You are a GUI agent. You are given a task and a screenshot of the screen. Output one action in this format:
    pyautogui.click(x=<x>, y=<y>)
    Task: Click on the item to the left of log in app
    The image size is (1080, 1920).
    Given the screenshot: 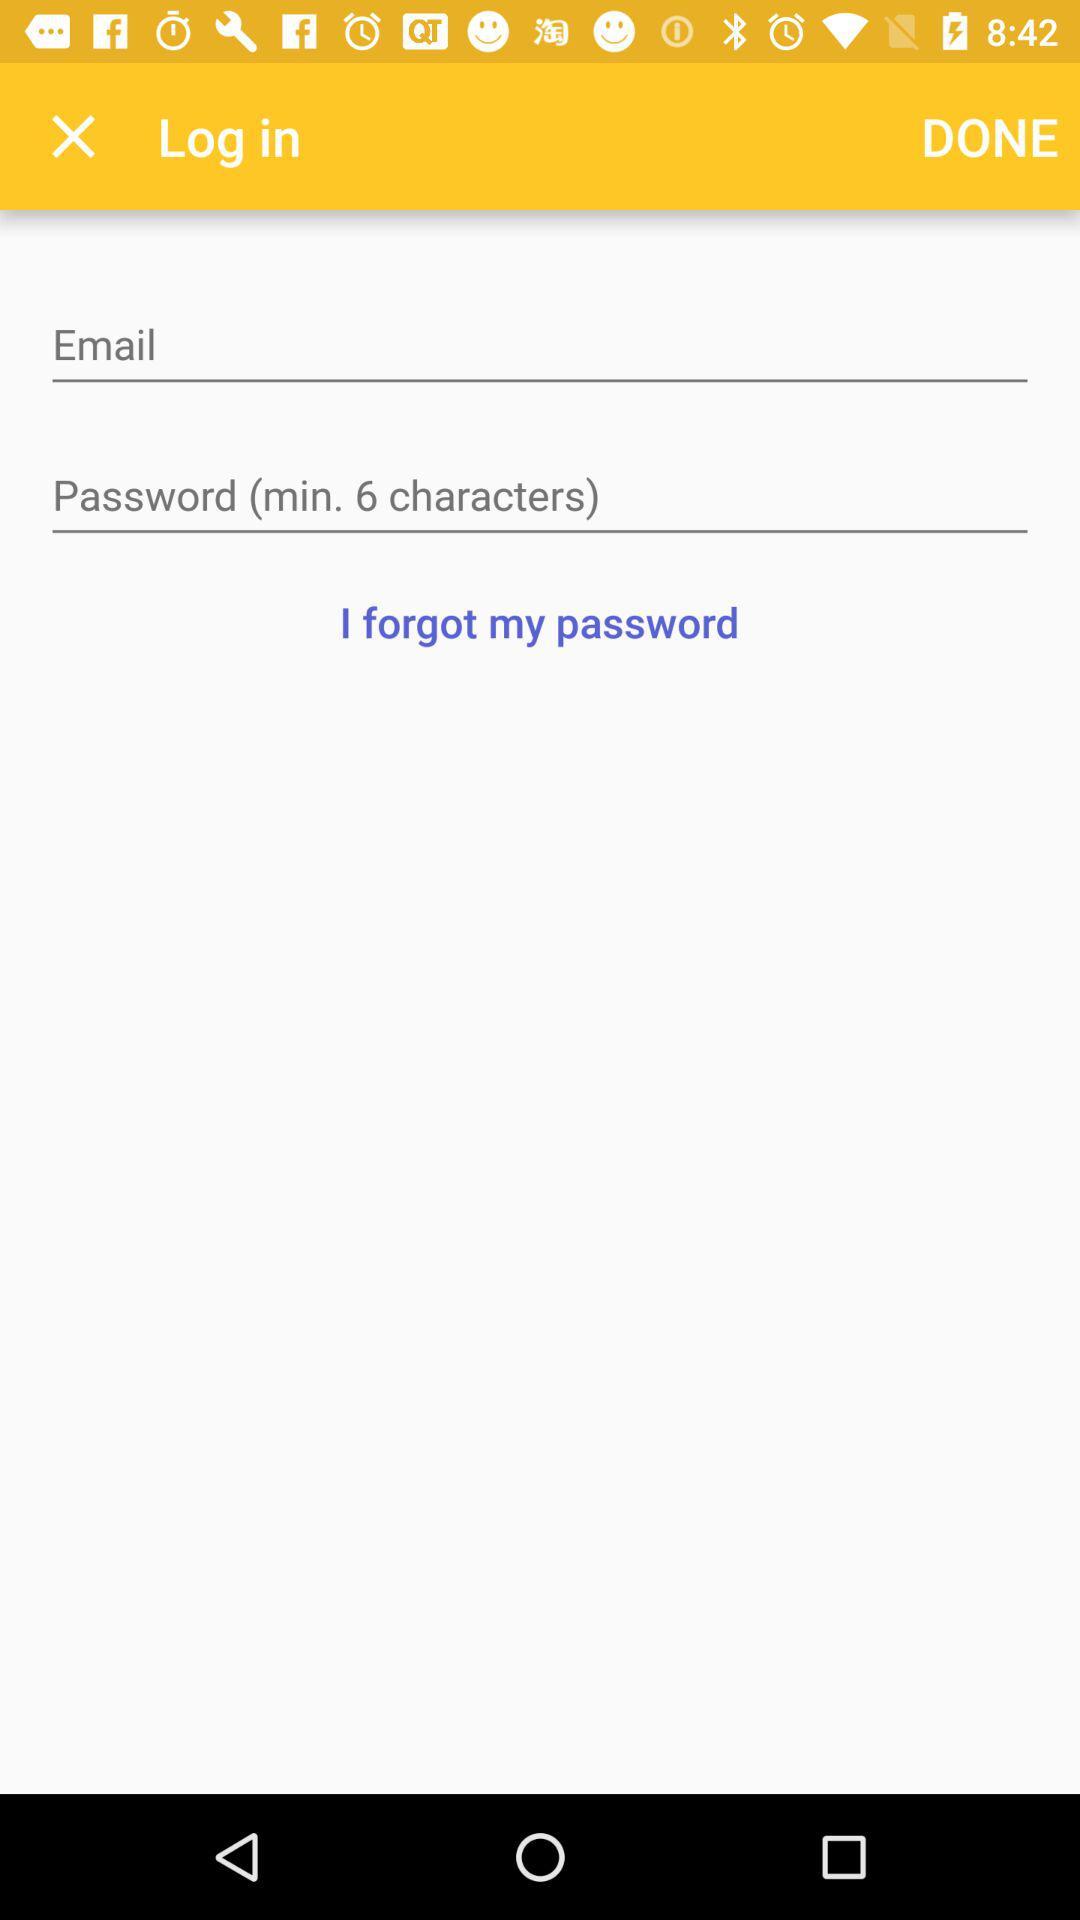 What is the action you would take?
    pyautogui.click(x=72, y=135)
    